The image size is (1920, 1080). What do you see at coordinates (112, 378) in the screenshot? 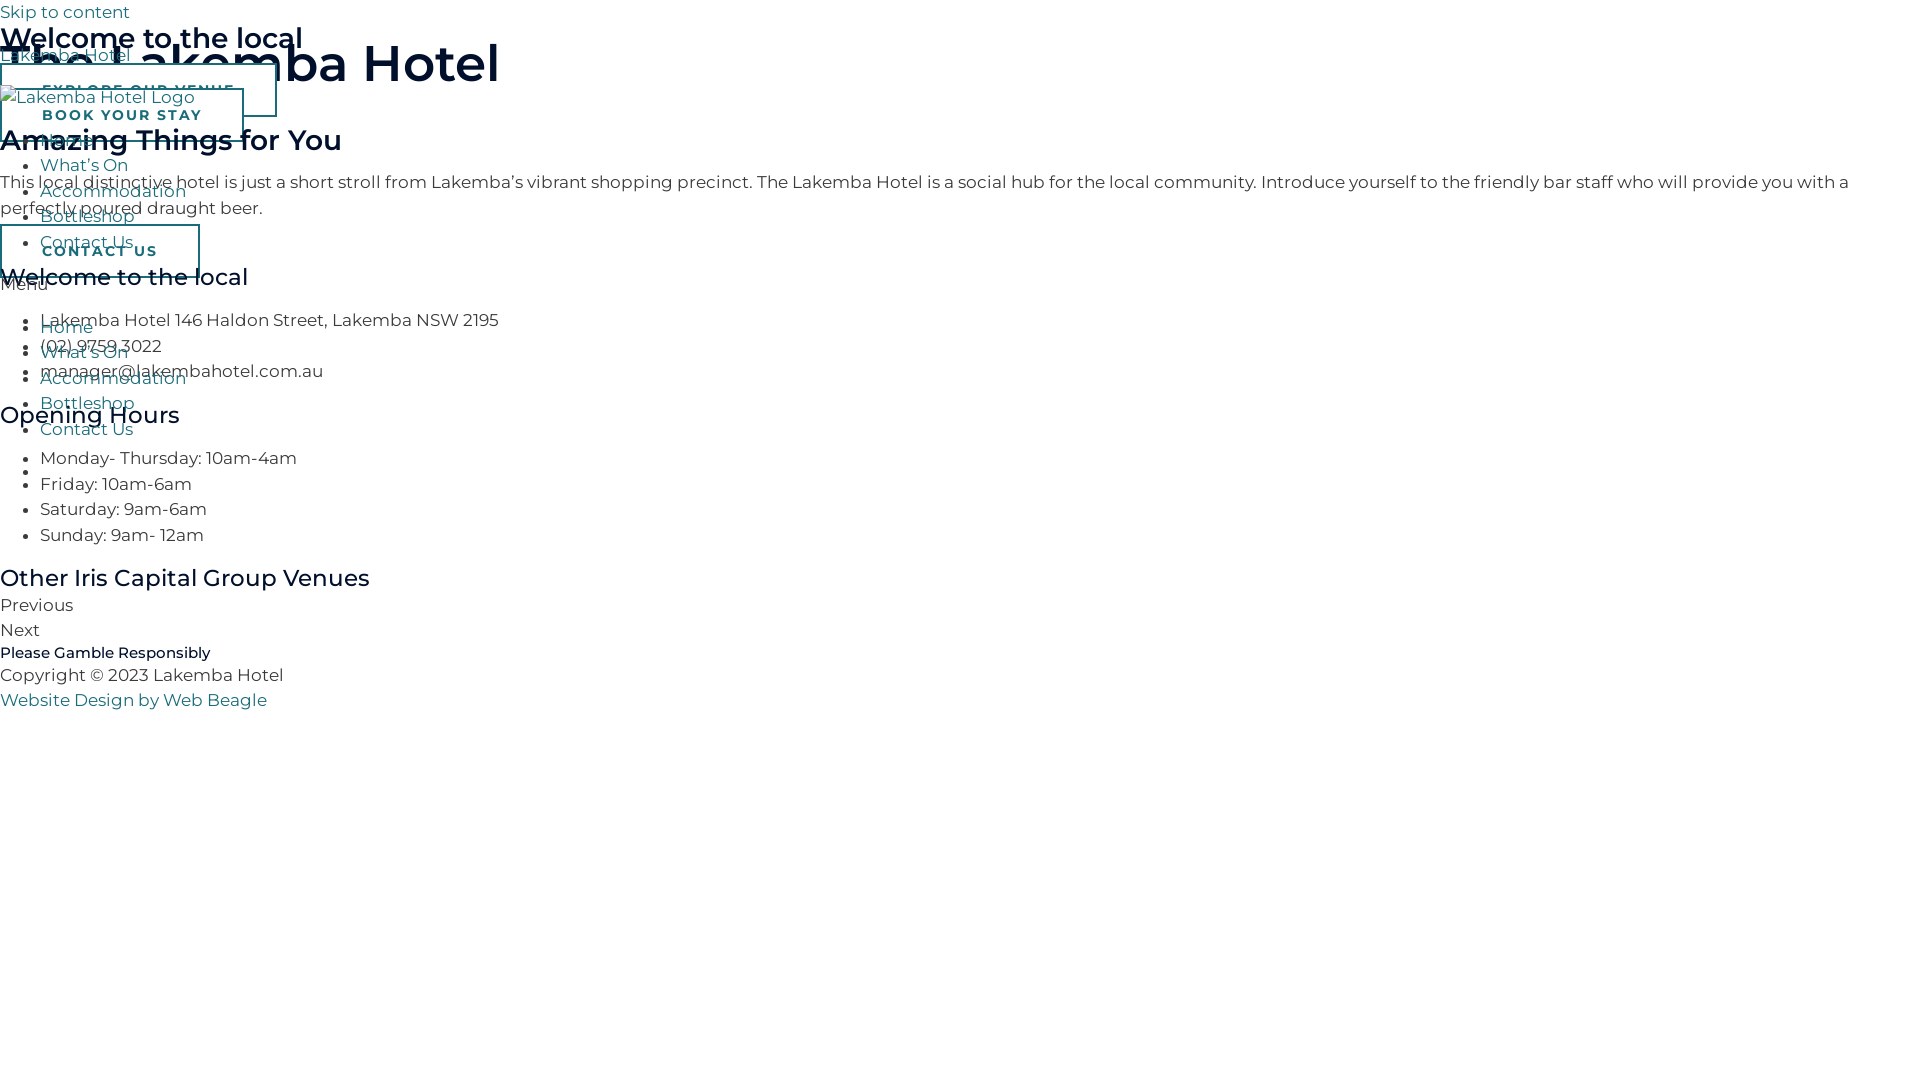
I see `'Accommodation'` at bounding box center [112, 378].